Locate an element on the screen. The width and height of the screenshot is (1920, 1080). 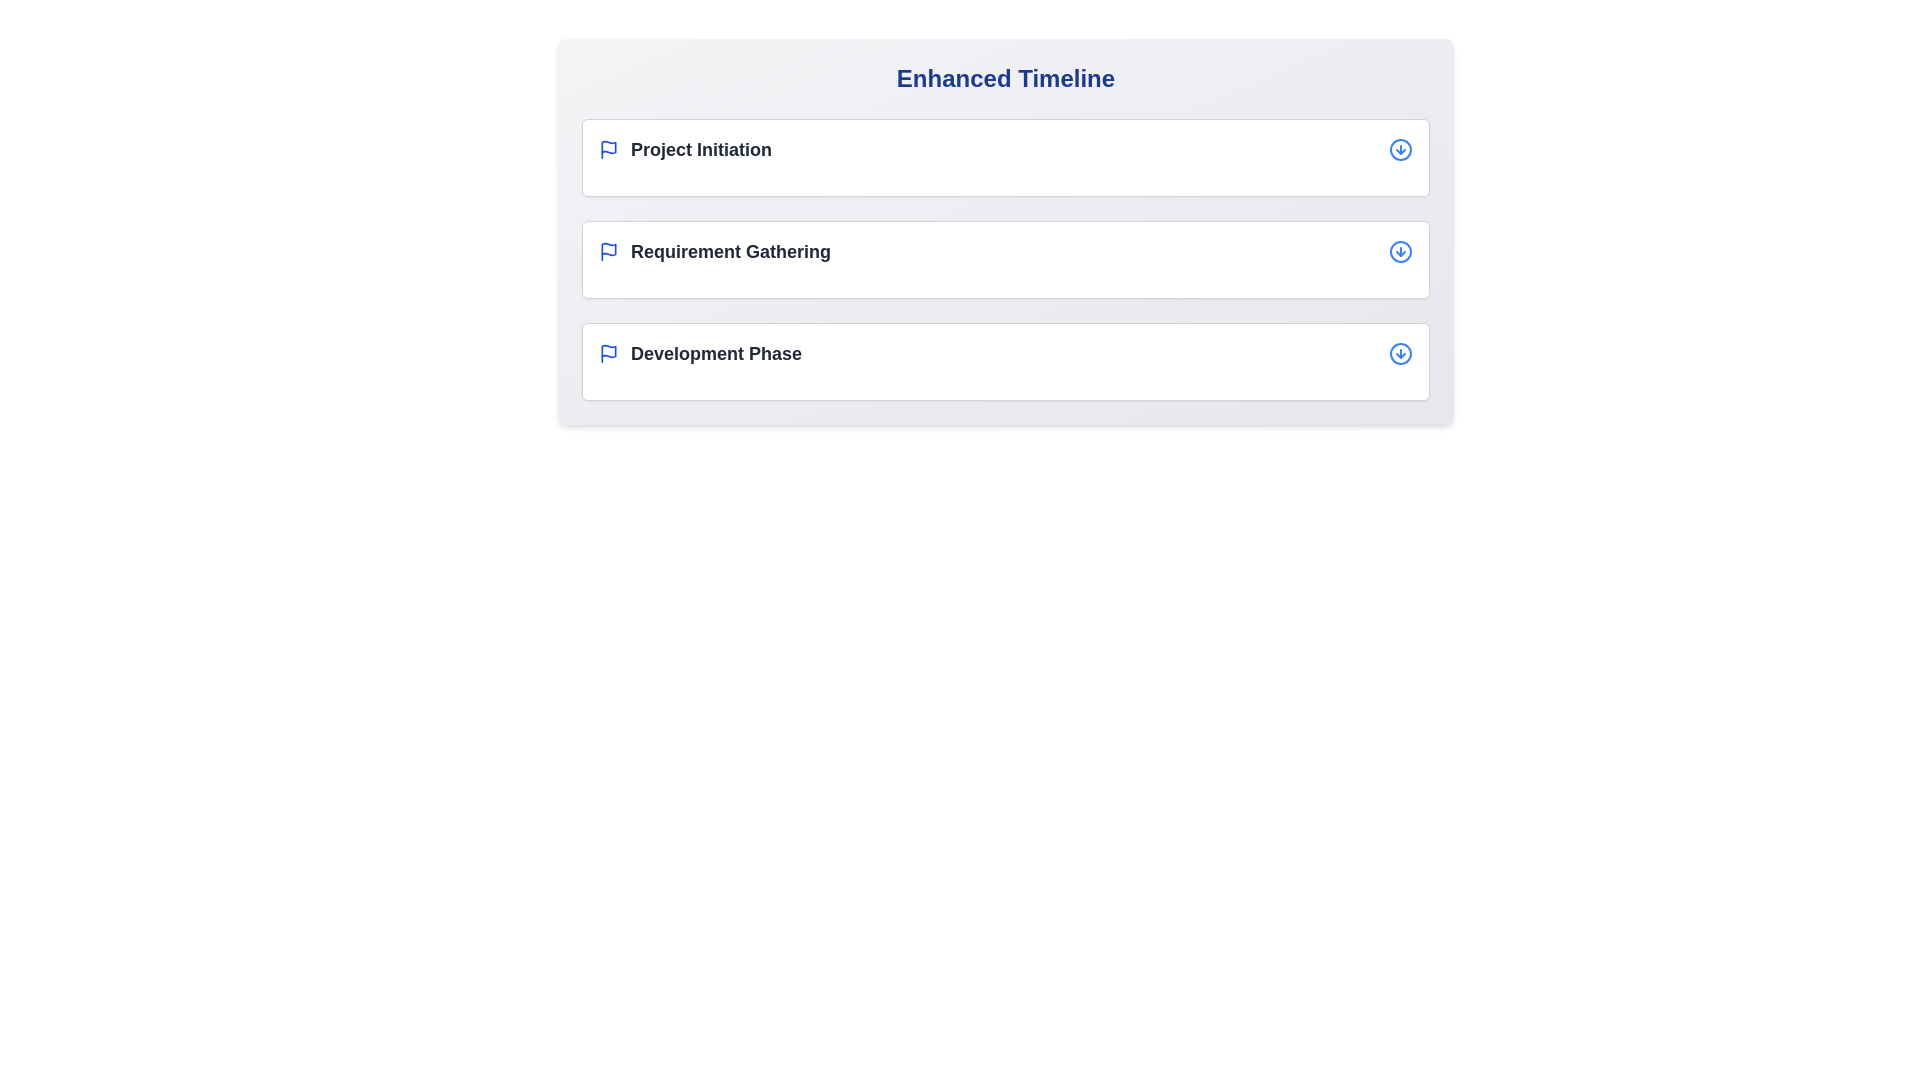
the status indicated by the flag icon preceding the text 'Project Initiation' in the 'Enhanced Timeline' section is located at coordinates (608, 149).